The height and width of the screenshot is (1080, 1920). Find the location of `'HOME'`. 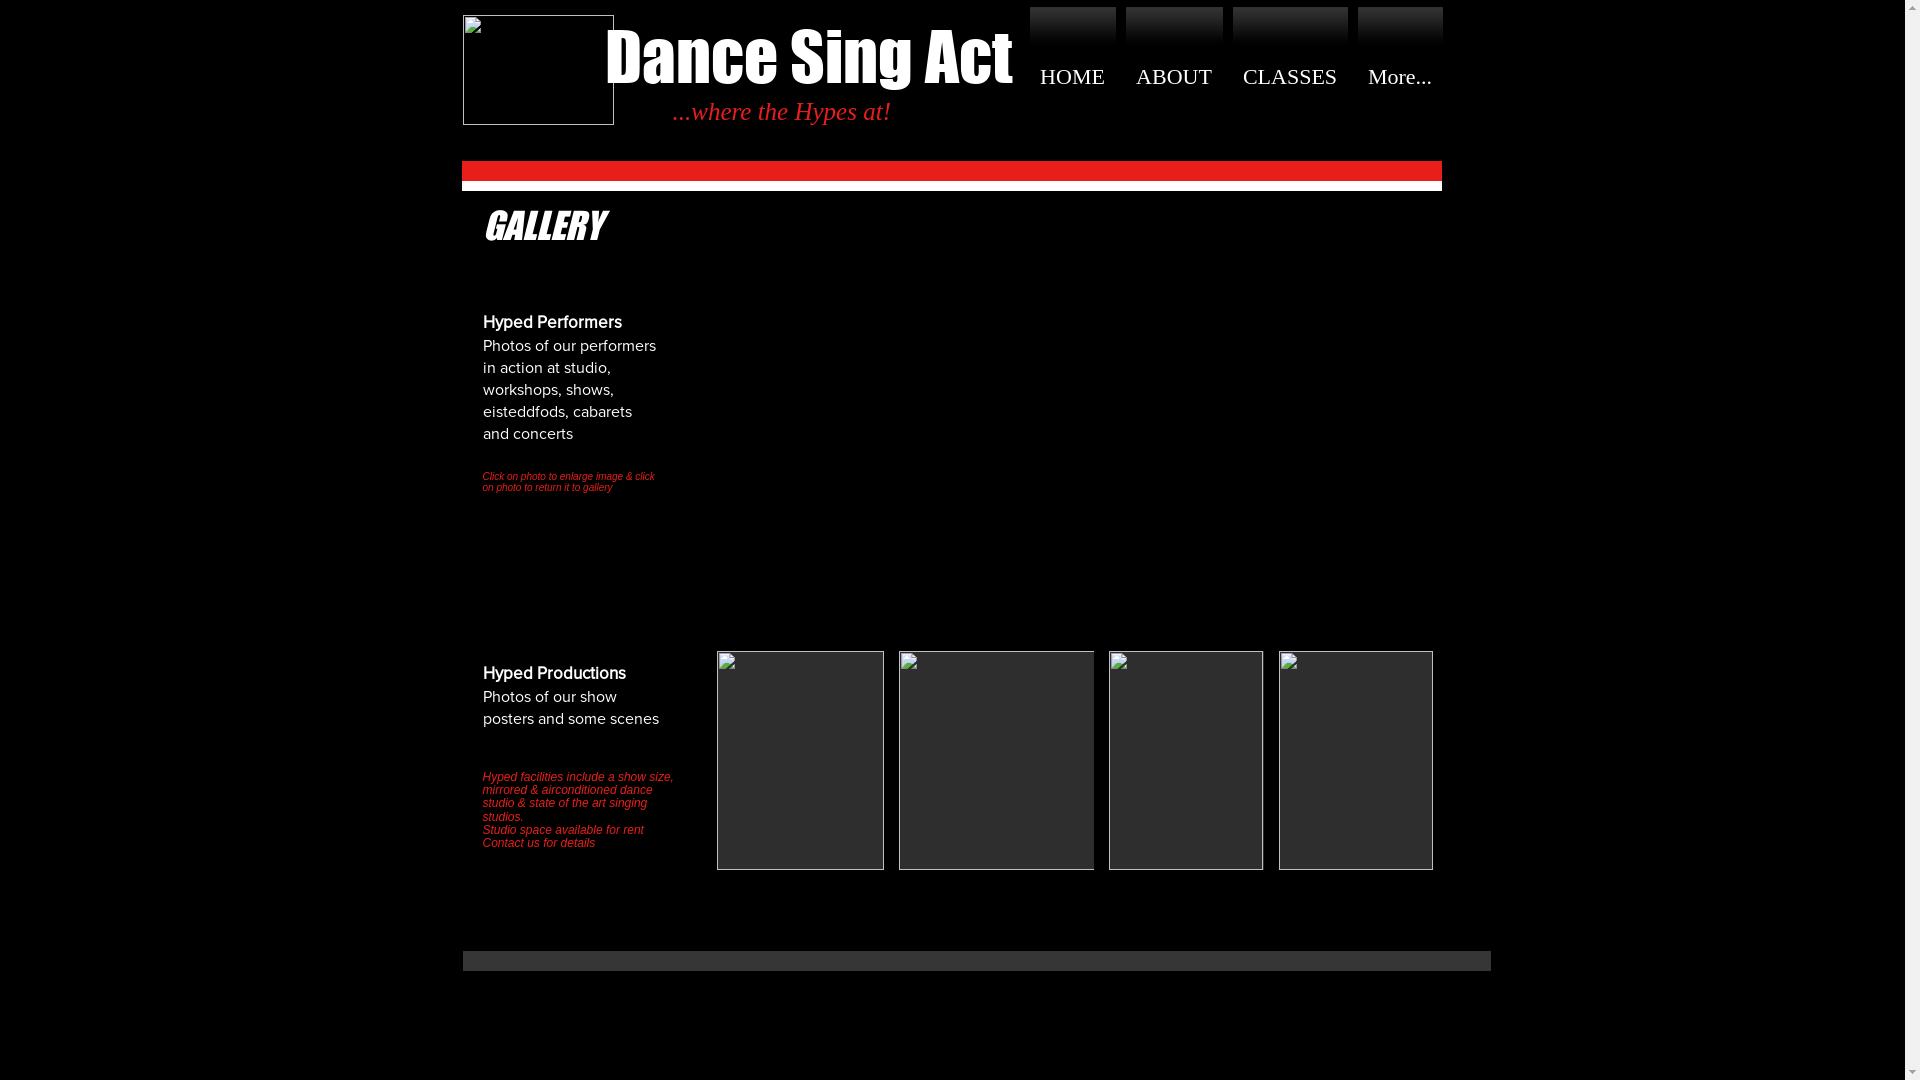

'HOME' is located at coordinates (1030, 76).